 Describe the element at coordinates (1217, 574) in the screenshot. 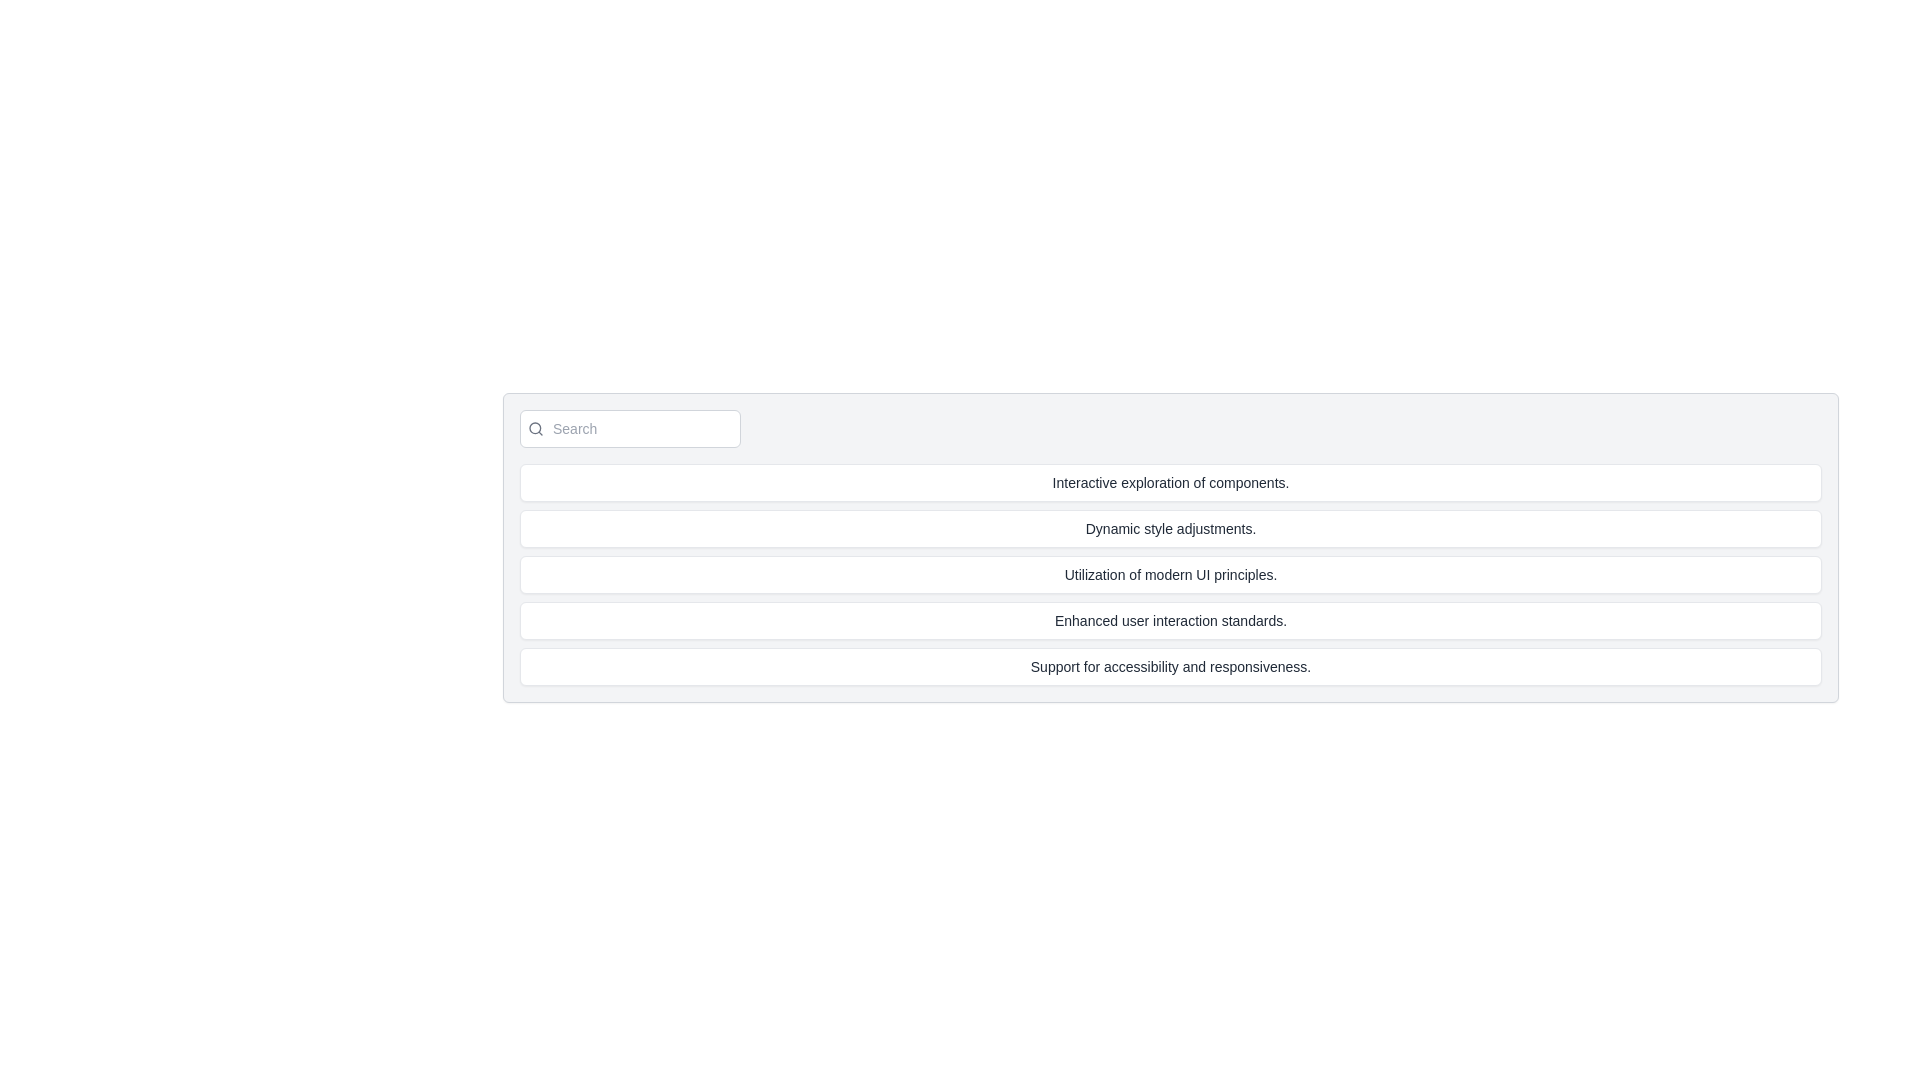

I see `the character 'p' in the word 'principles' of the sentence 'Utilization of modern UI principles.'` at that location.